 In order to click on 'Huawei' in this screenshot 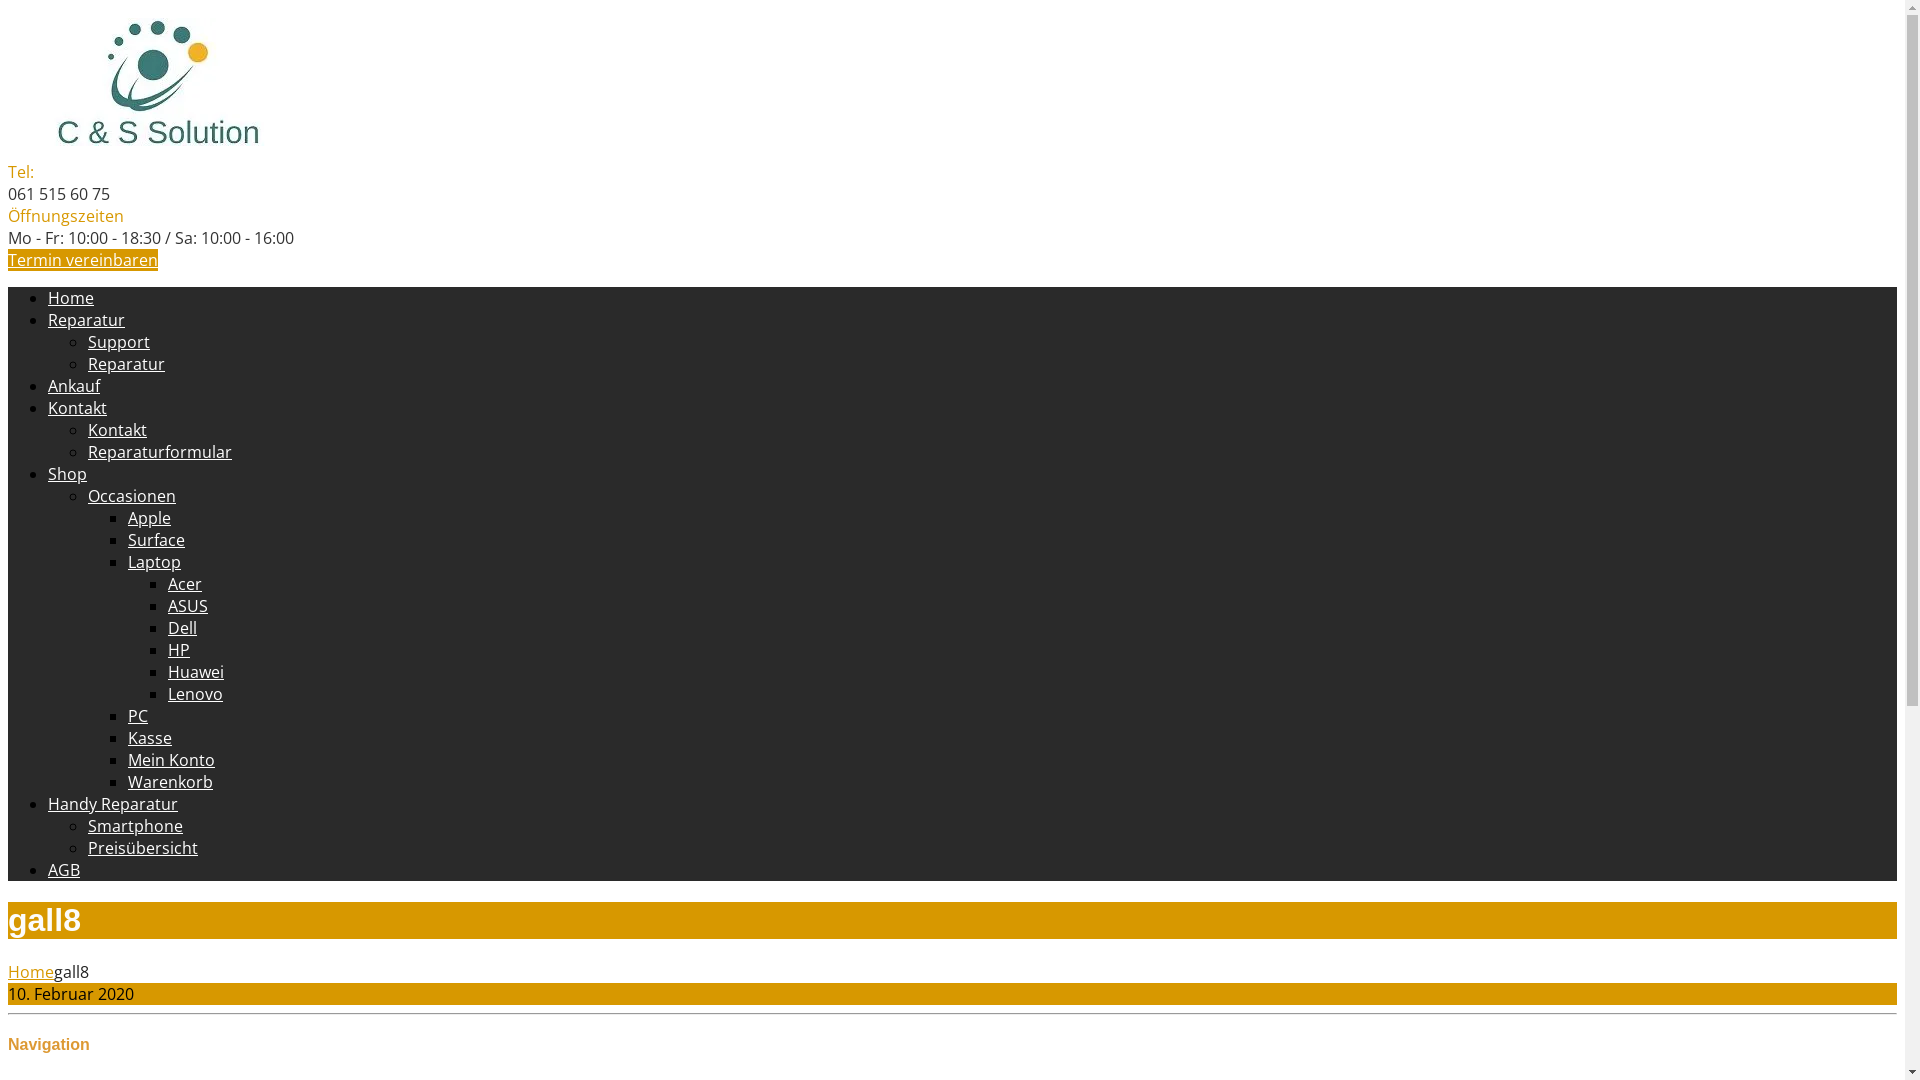, I will do `click(196, 671)`.